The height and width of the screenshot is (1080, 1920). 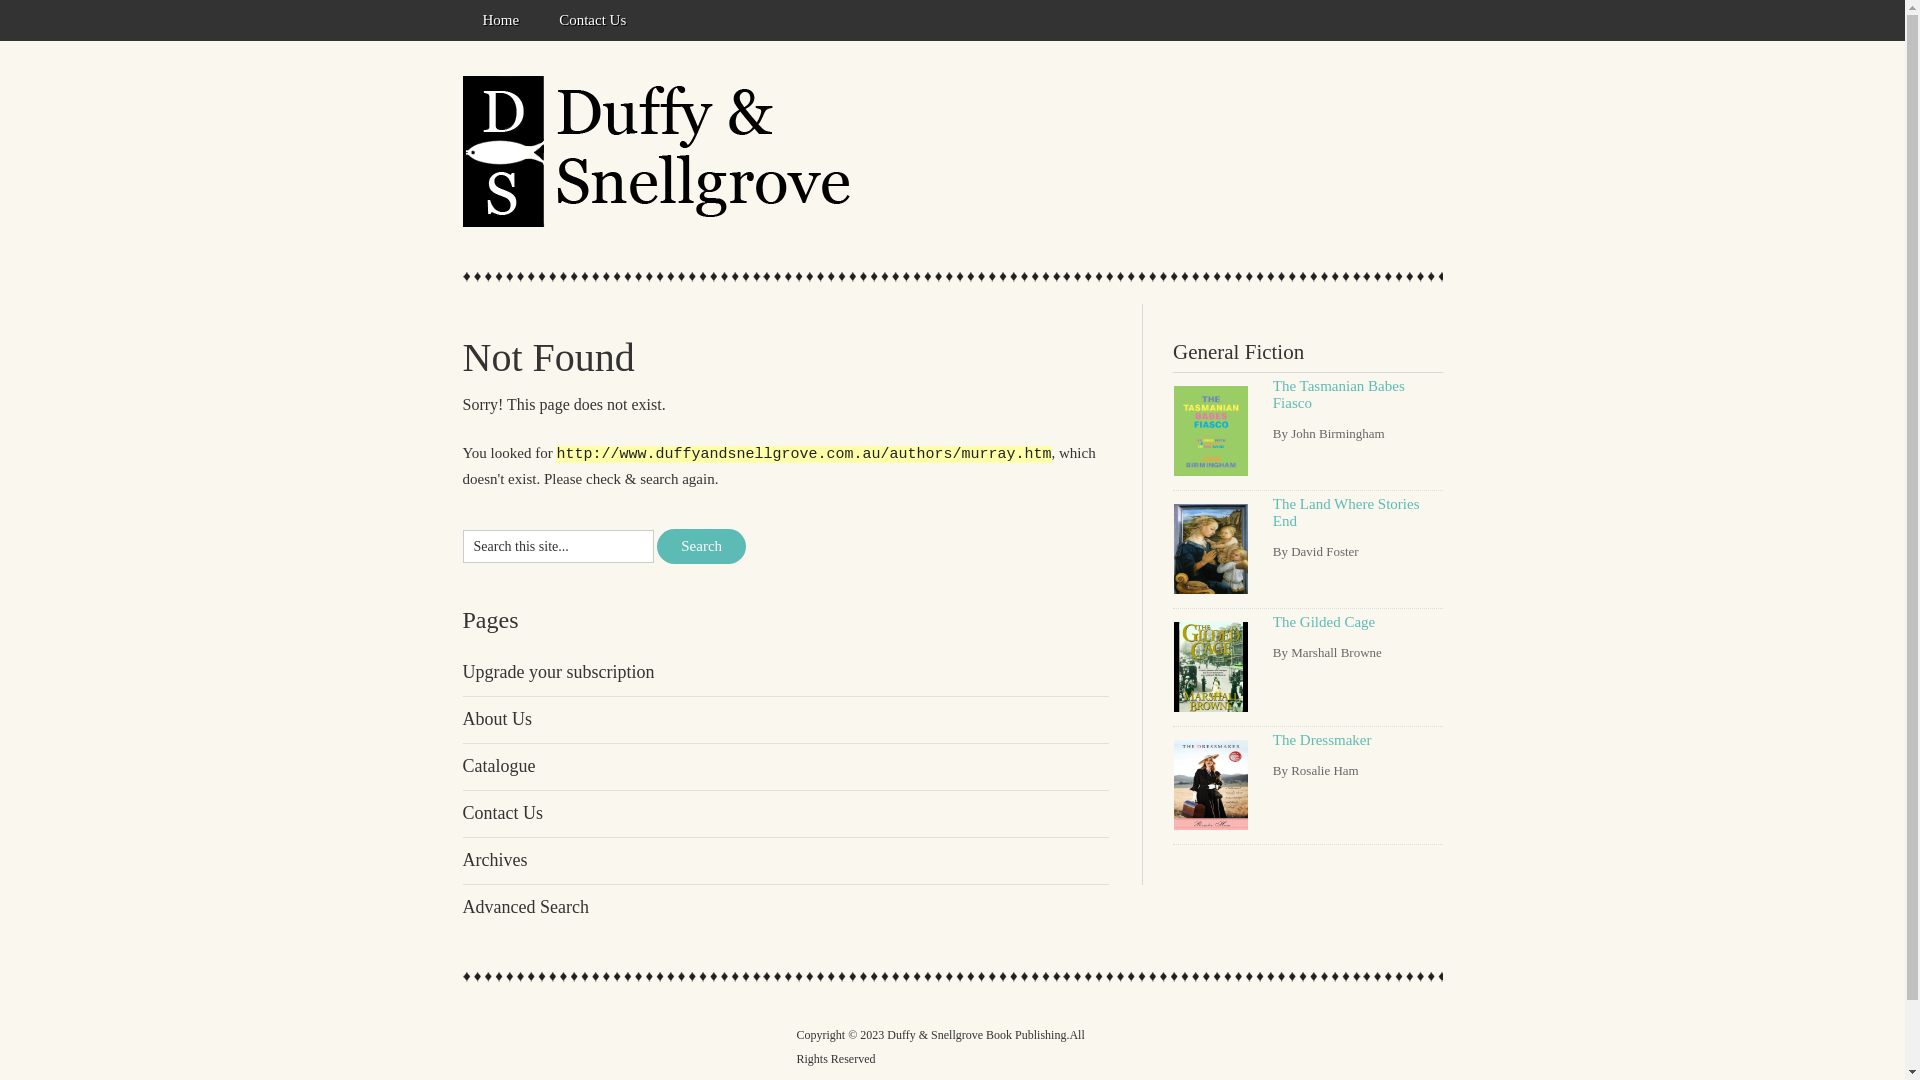 I want to click on 'The Tasmanian Babes Fiasco', so click(x=1339, y=394).